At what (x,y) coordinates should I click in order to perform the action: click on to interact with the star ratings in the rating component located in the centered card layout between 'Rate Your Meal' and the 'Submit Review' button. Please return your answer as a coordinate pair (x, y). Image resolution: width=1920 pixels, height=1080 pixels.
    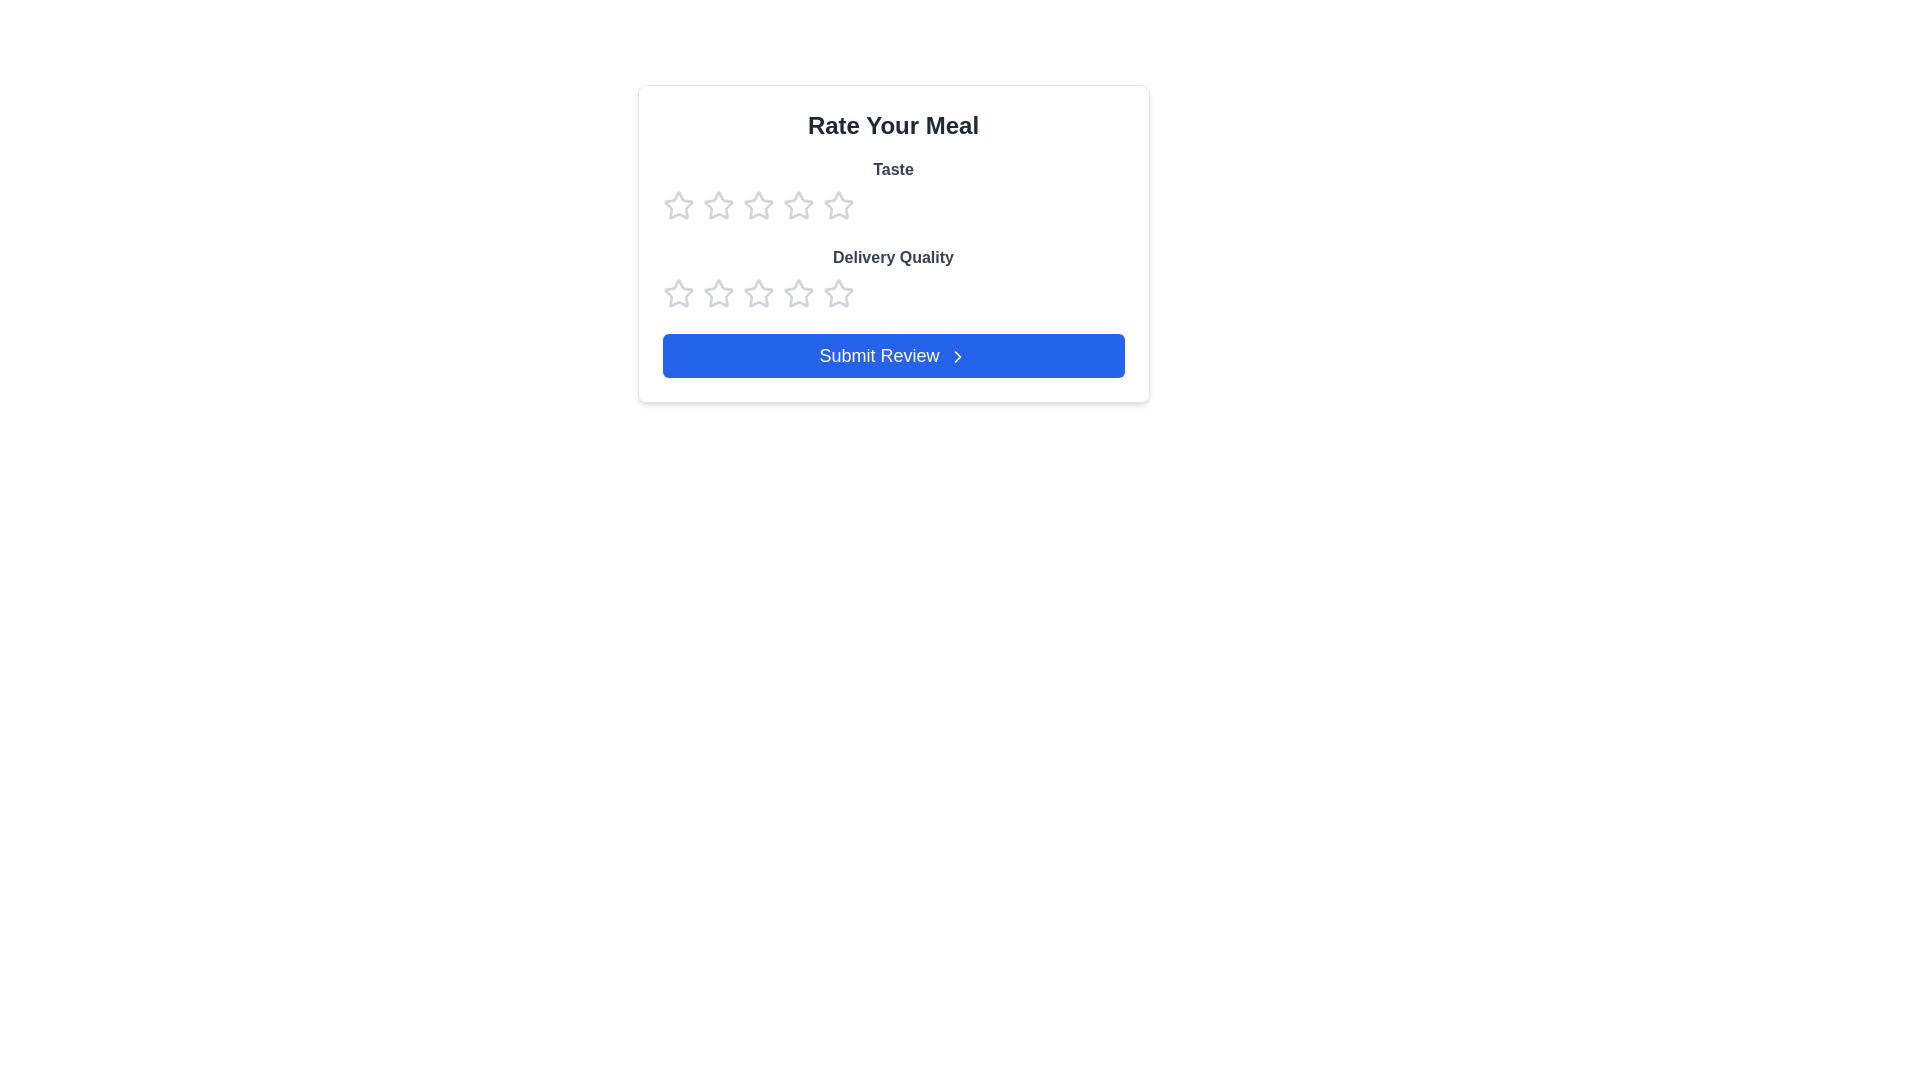
    Looking at the image, I should click on (892, 233).